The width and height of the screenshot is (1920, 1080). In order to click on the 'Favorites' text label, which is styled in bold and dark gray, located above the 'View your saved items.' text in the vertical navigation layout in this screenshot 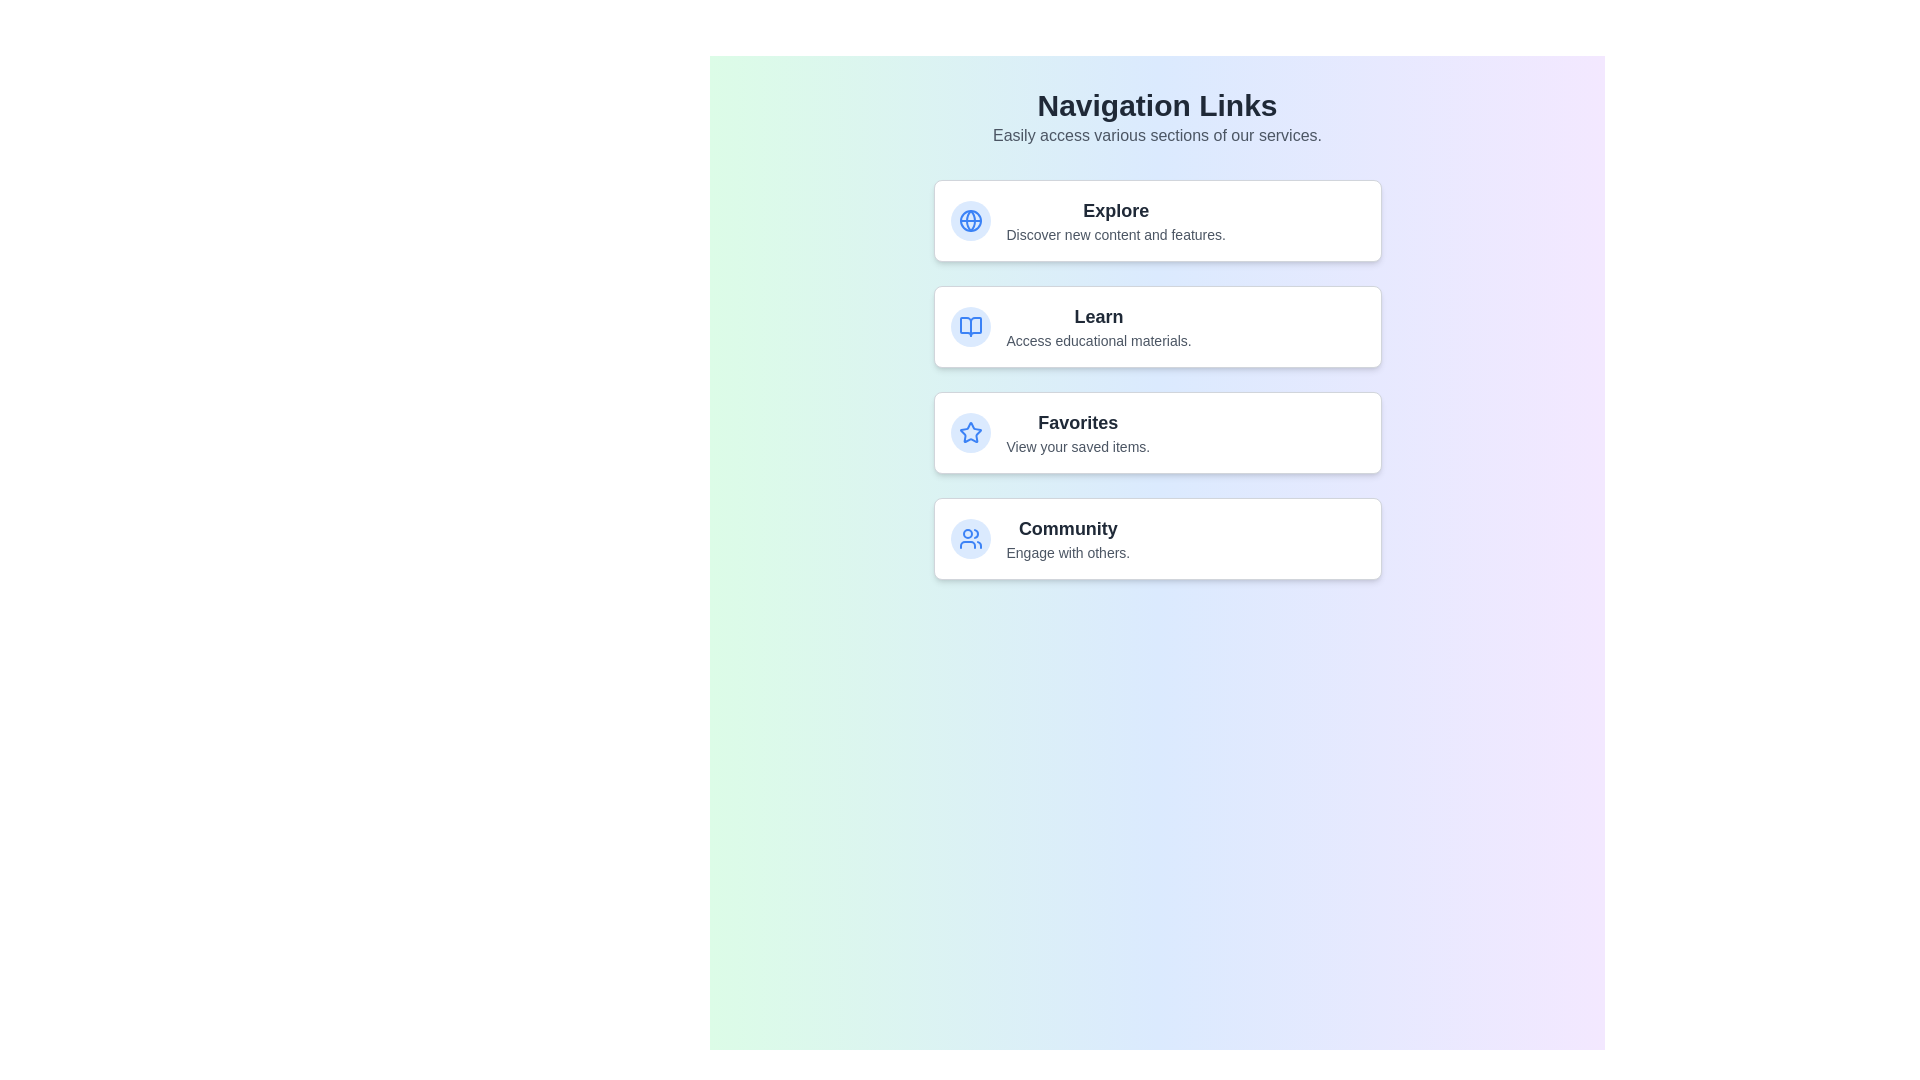, I will do `click(1077, 422)`.